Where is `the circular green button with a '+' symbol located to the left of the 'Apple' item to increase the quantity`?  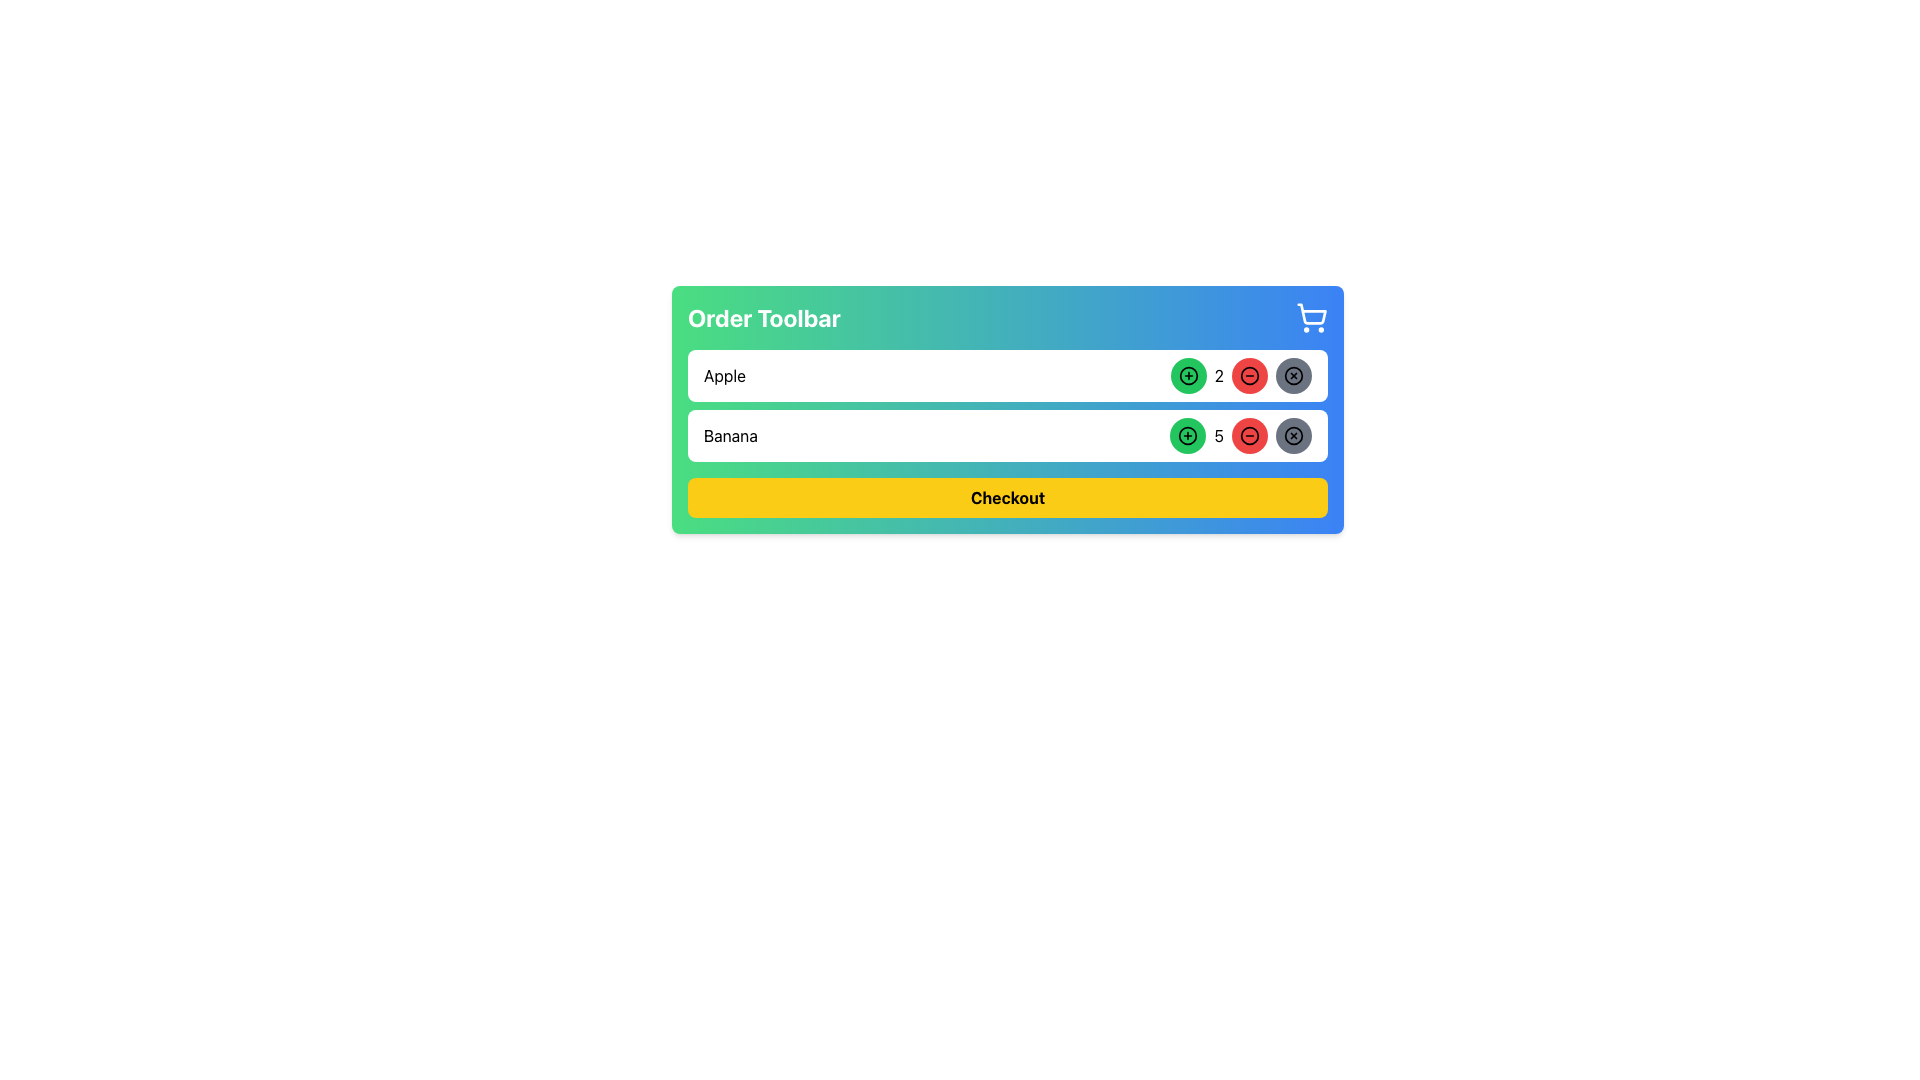 the circular green button with a '+' symbol located to the left of the 'Apple' item to increase the quantity is located at coordinates (1188, 375).